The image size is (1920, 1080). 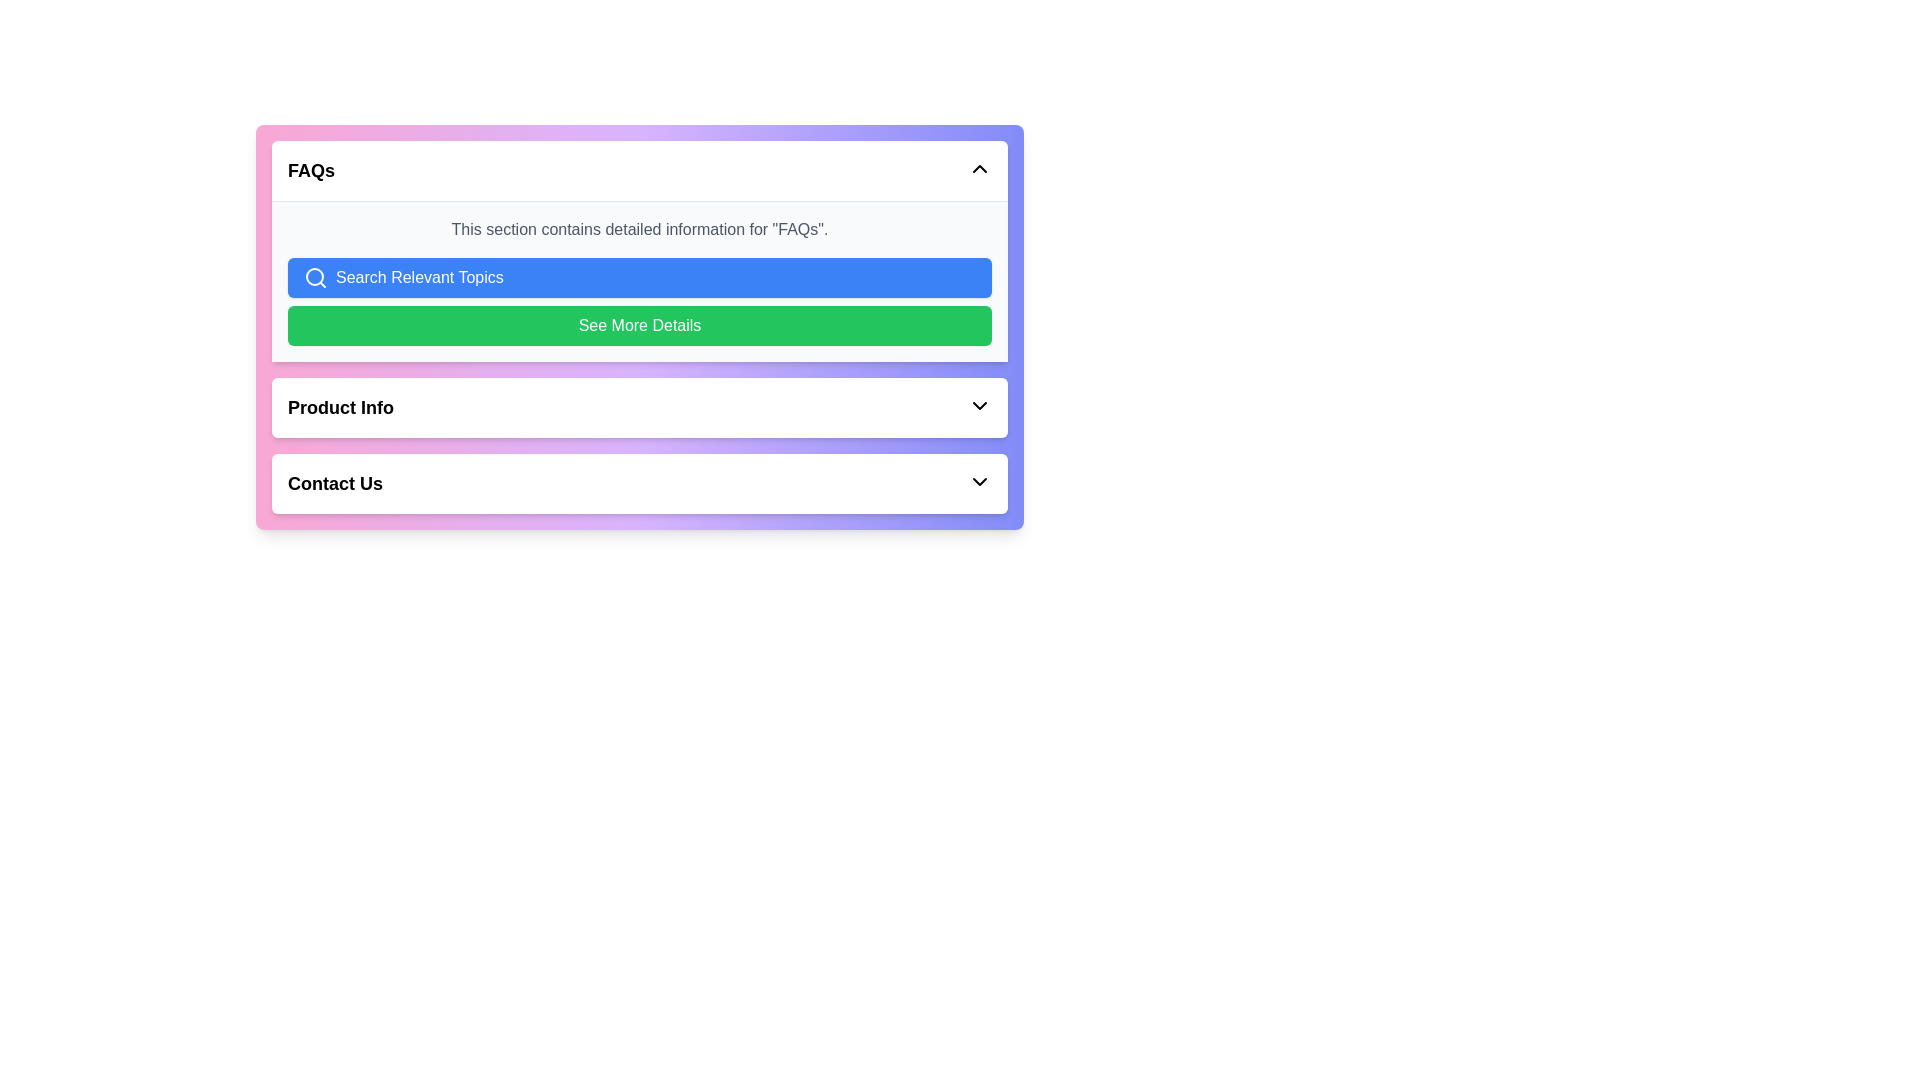 What do you see at coordinates (314, 277) in the screenshot?
I see `the decorative vector graphic circle that is part of the search icon, located to the left of the 'Search Relevant Topics' text on the blue rectangle button in the 'FAQs' section` at bounding box center [314, 277].